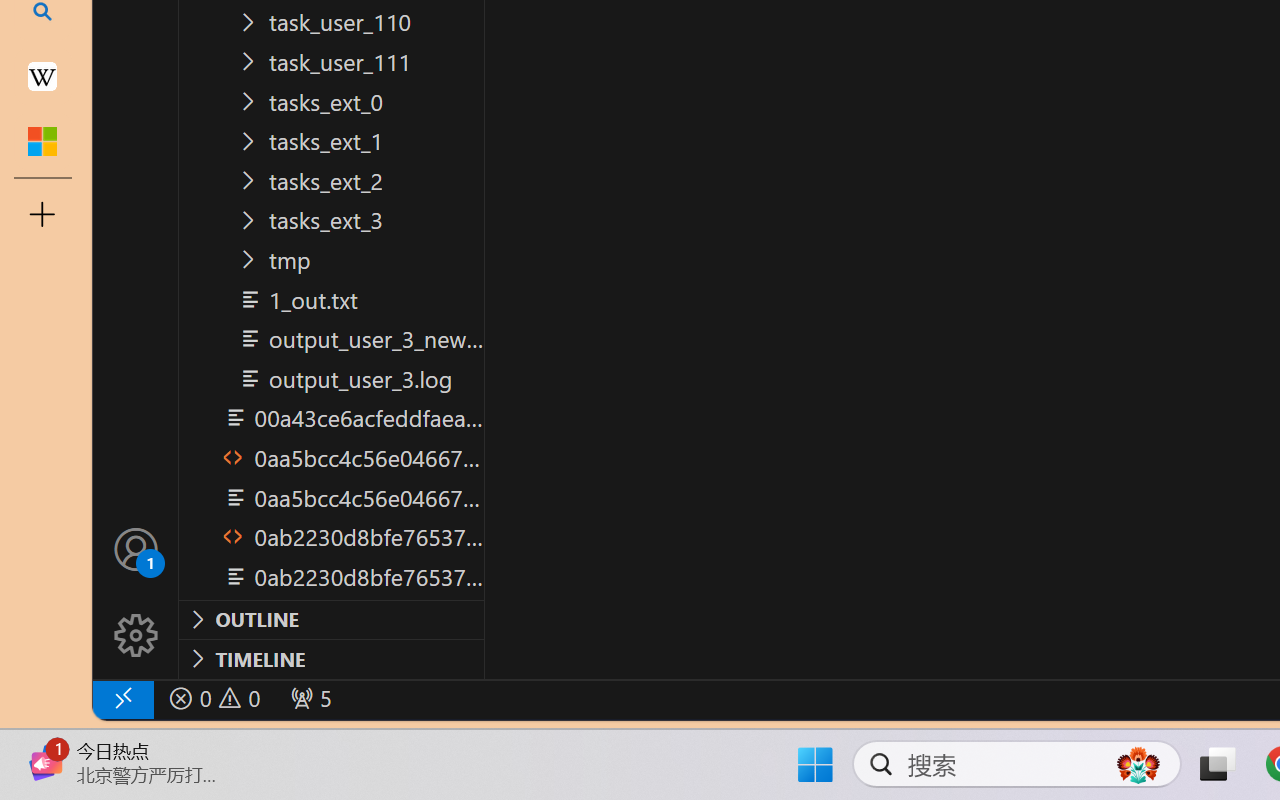 The width and height of the screenshot is (1280, 800). Describe the element at coordinates (42, 76) in the screenshot. I see `'Earth - Wikipedia'` at that location.